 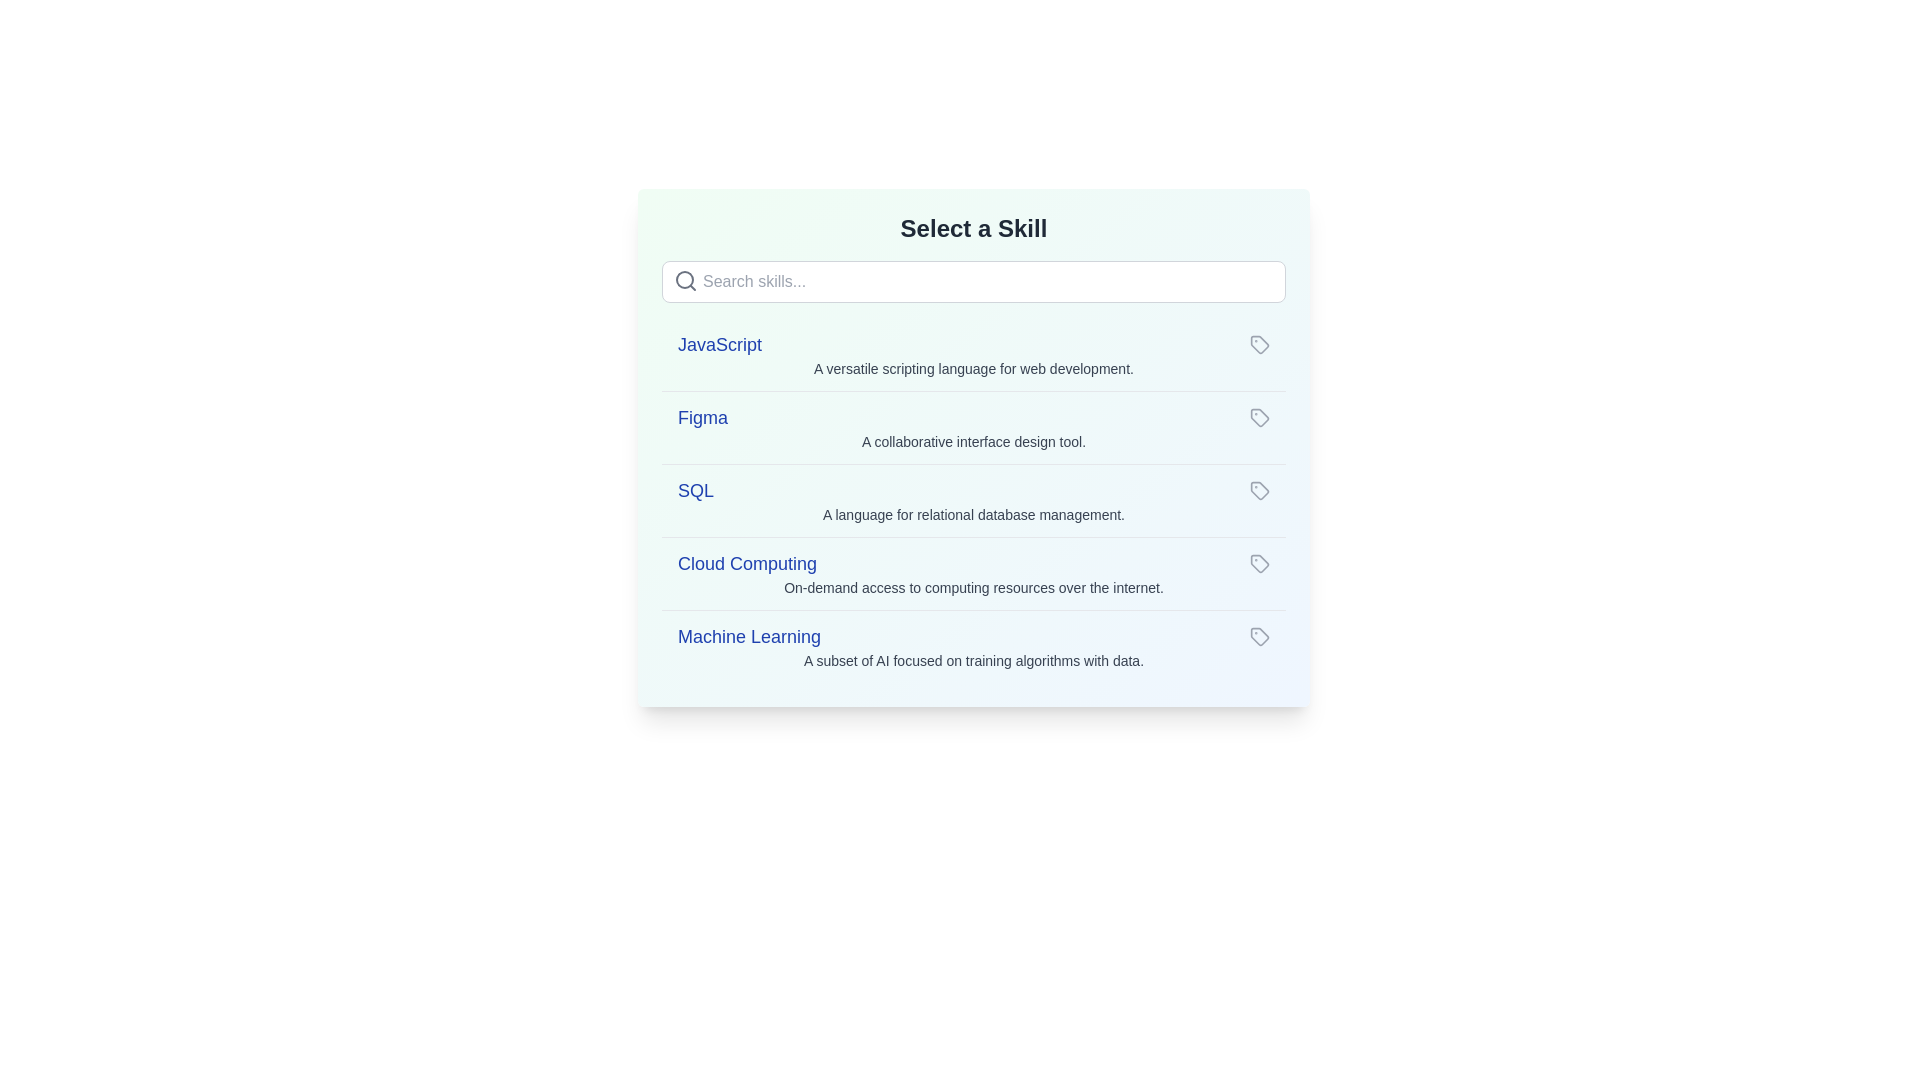 I want to click on the SVG icon that visually represents the 'Figma' list item, which is located to the right of the text 'Figma' in the skills list, so click(x=1258, y=416).